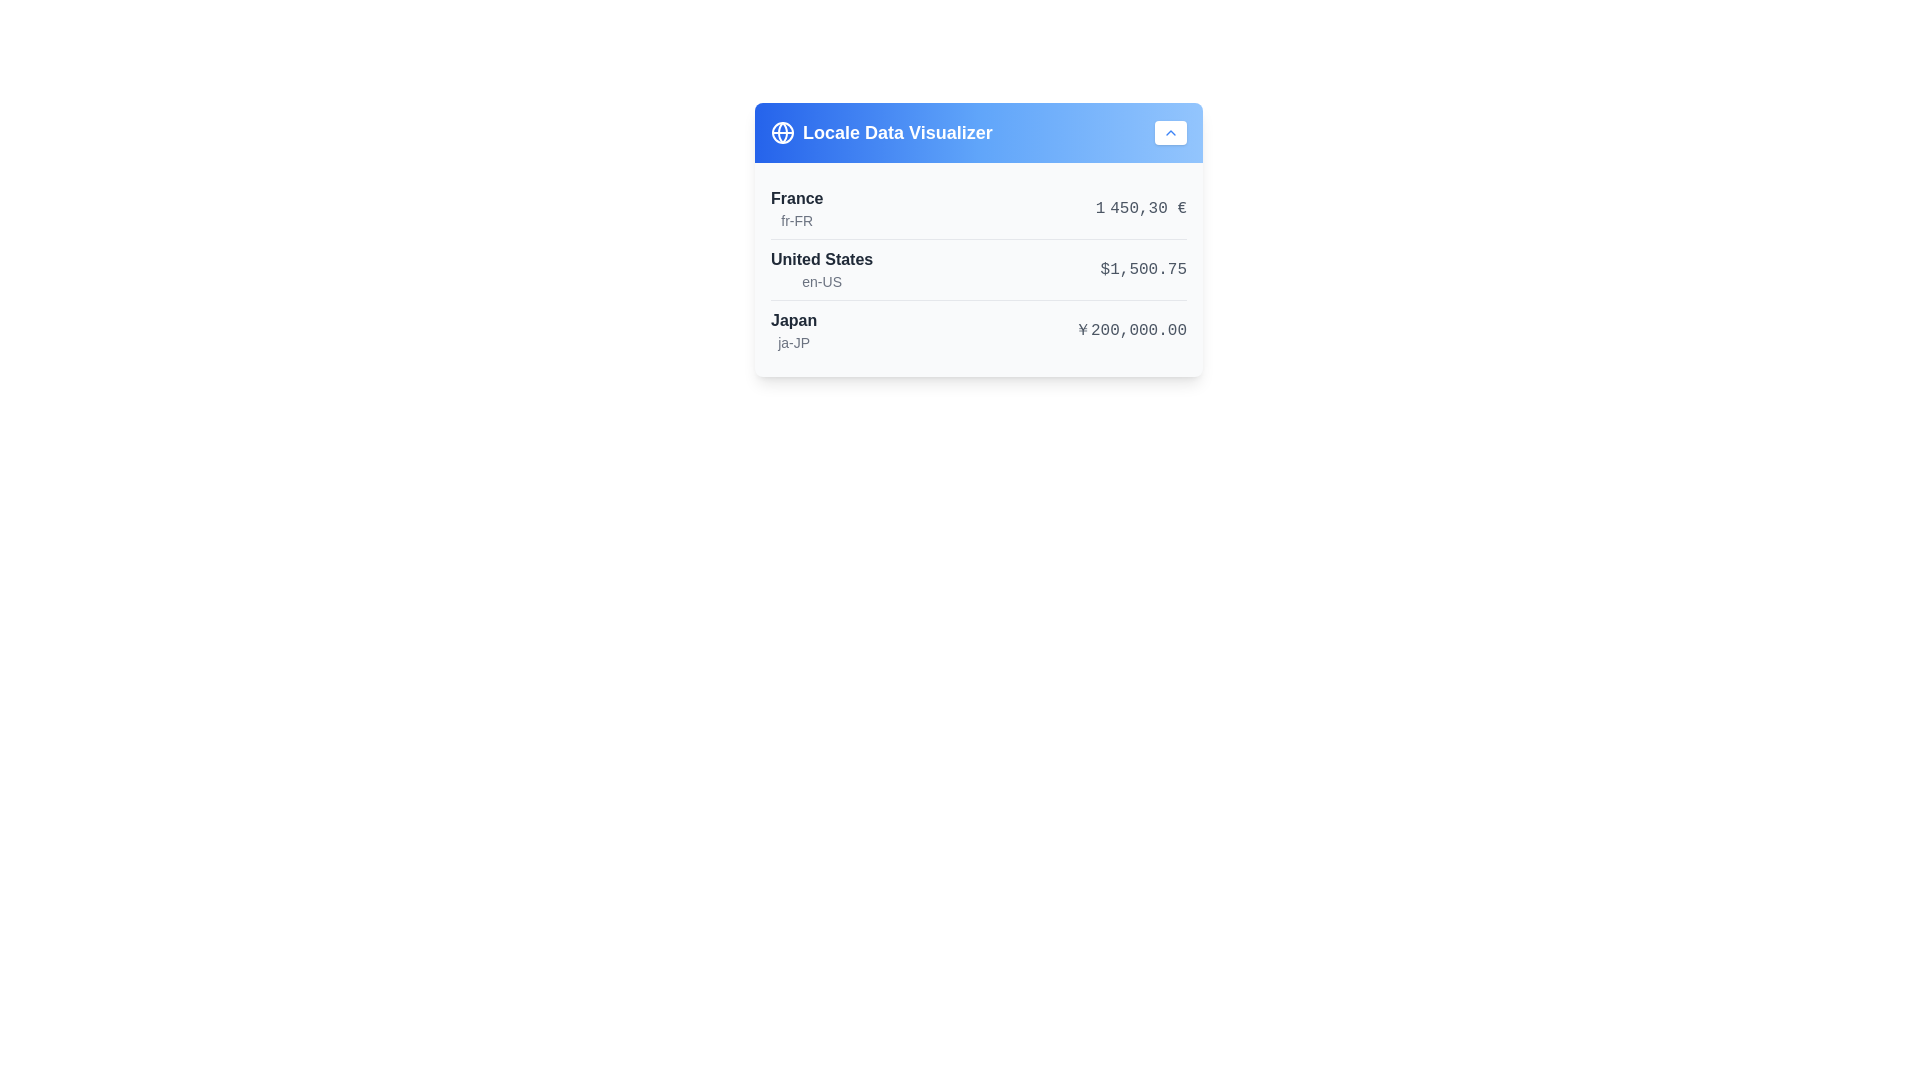 This screenshot has width=1920, height=1080. What do you see at coordinates (1171, 132) in the screenshot?
I see `the button with a white background and a blue upward arrow icon located in the top-right corner of the 'Locale Data Visualizer' section header` at bounding box center [1171, 132].